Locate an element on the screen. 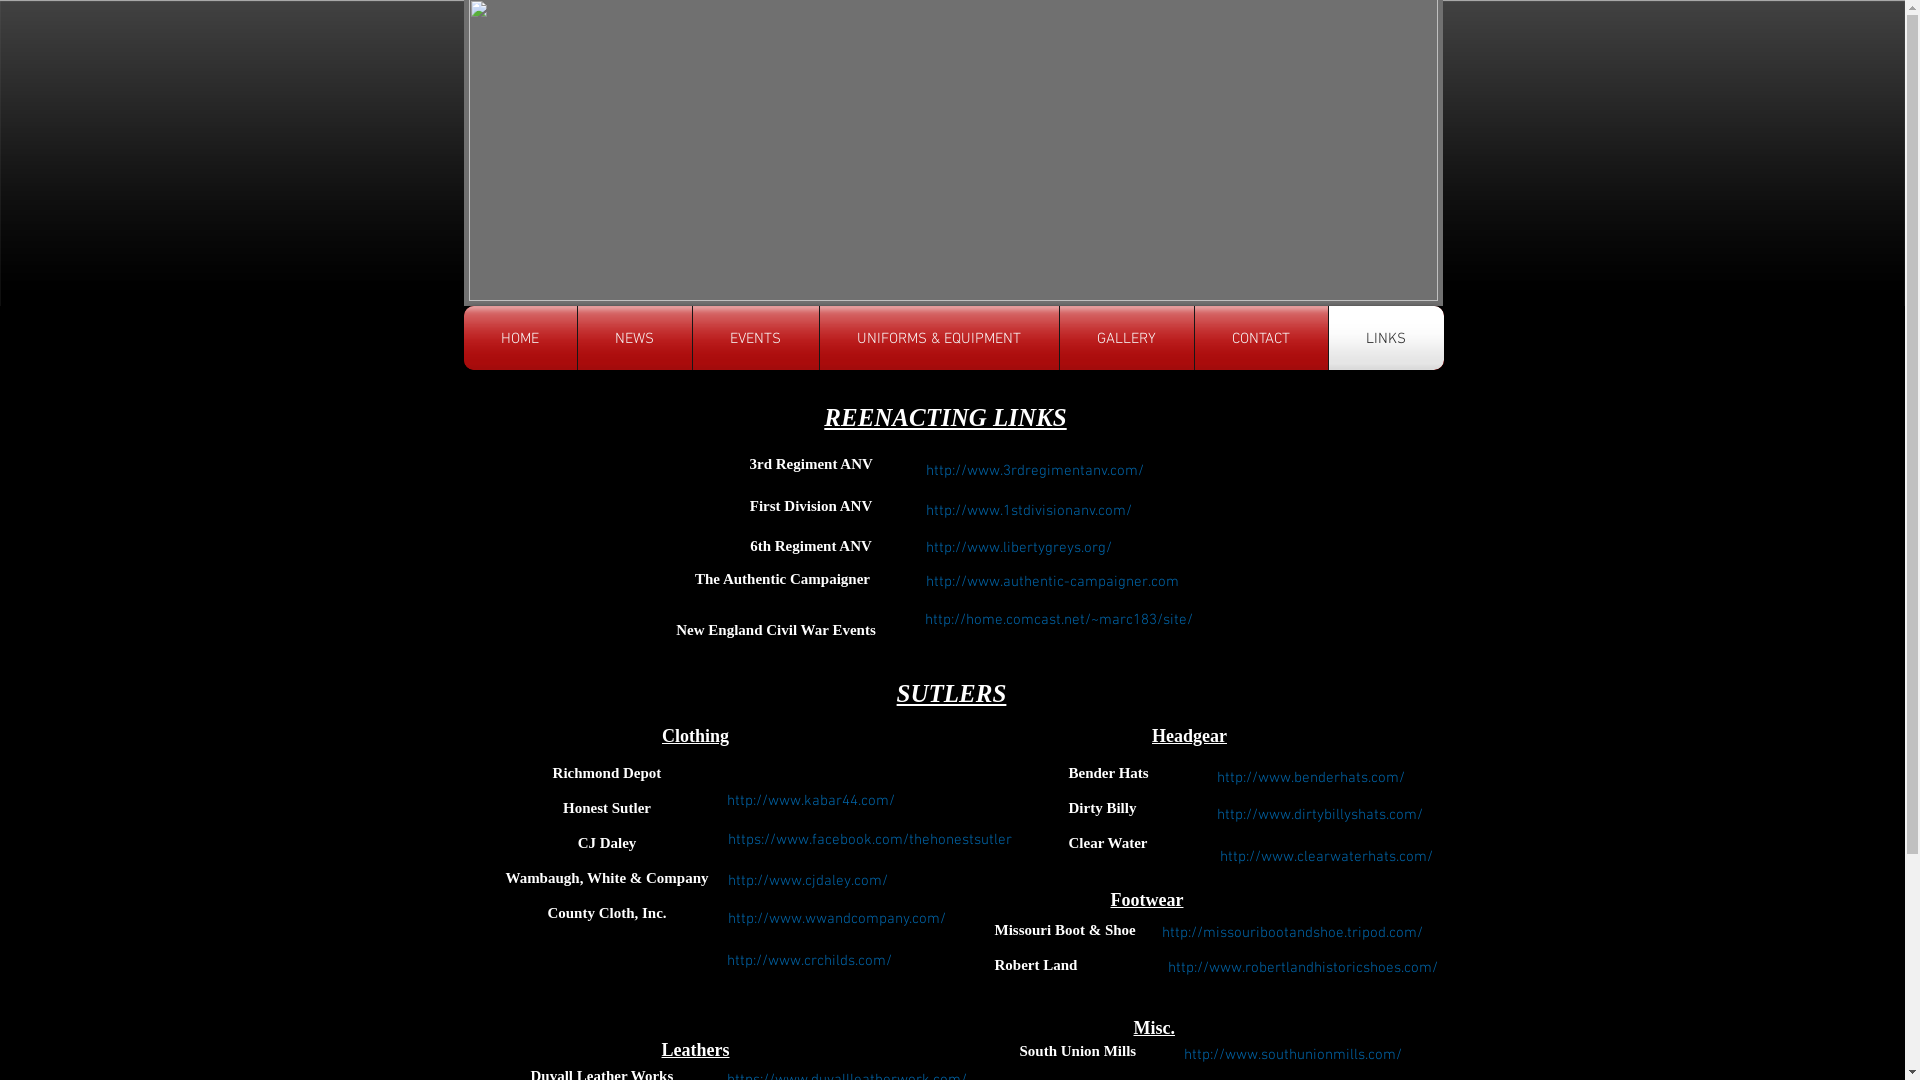 This screenshot has width=1920, height=1080. 'http://www.southunionmills.com/' is located at coordinates (1292, 1052).